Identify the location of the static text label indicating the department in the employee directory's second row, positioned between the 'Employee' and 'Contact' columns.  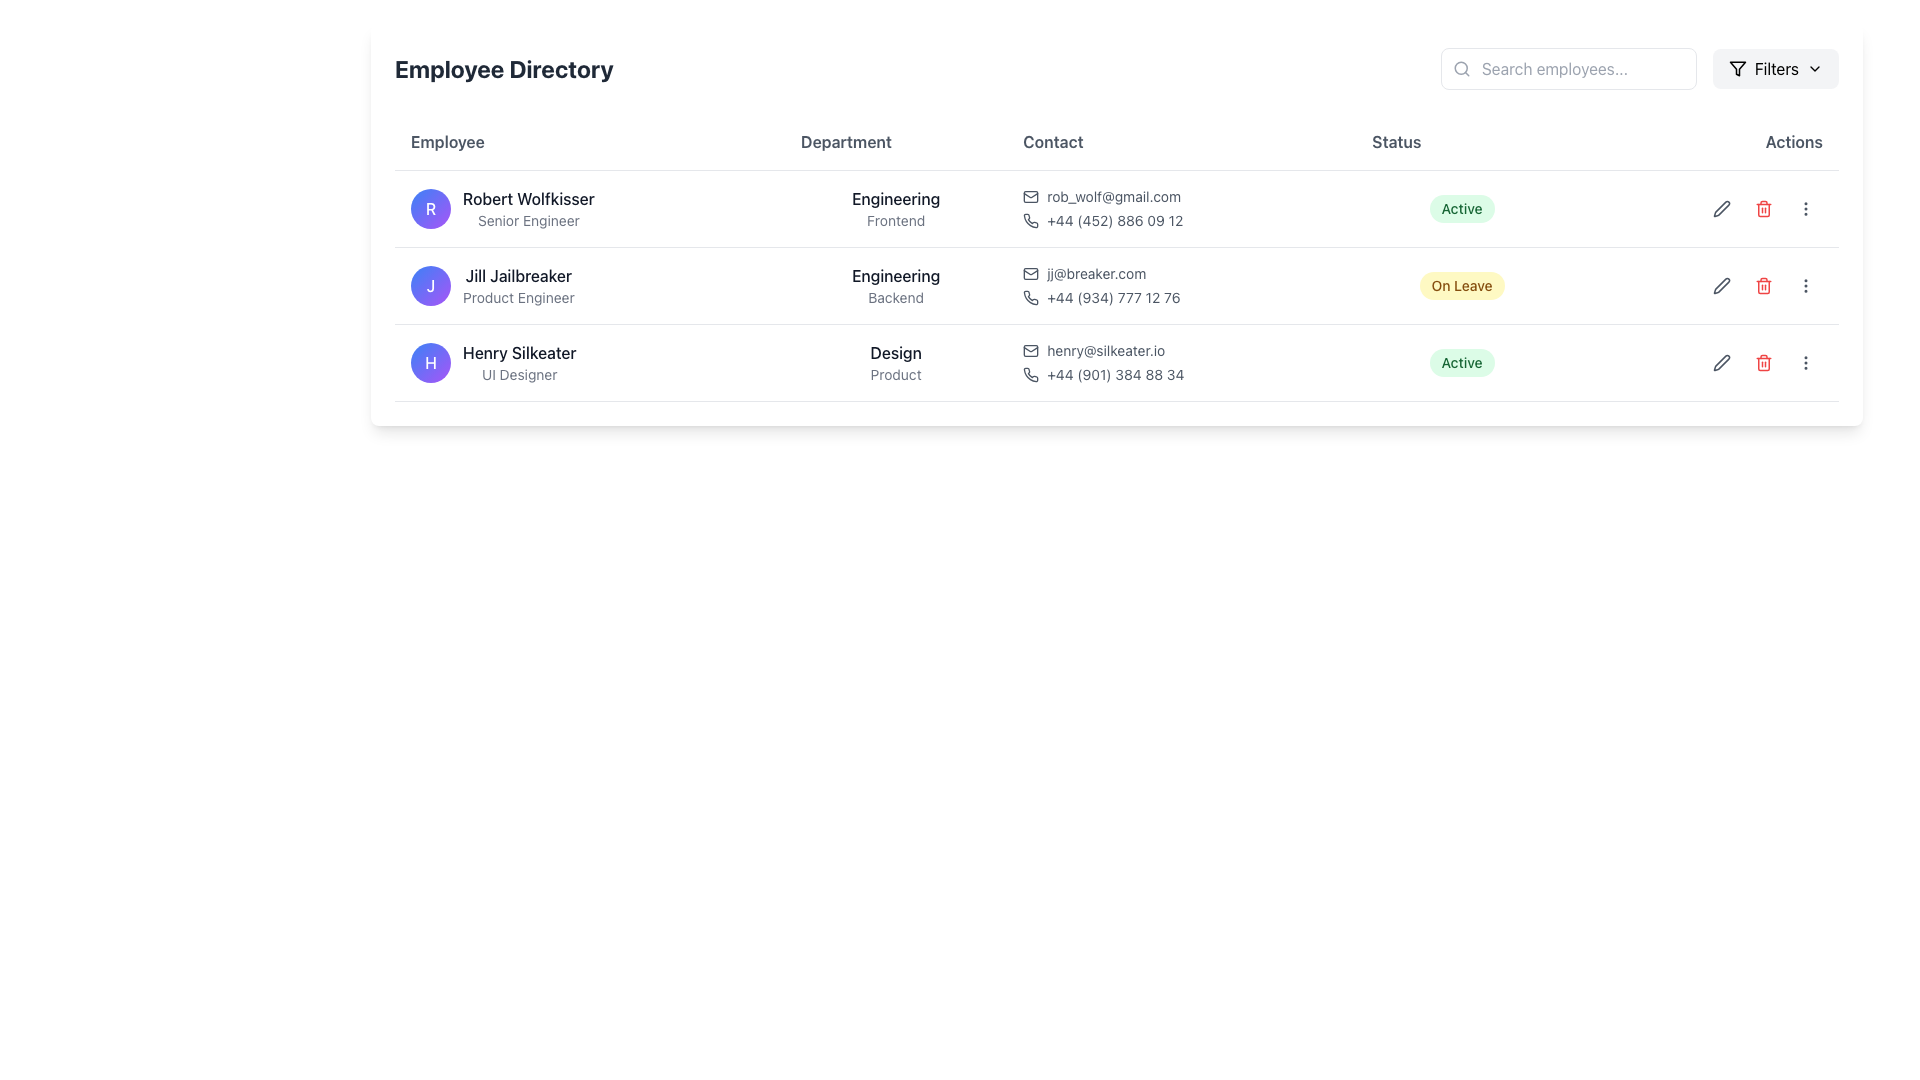
(895, 276).